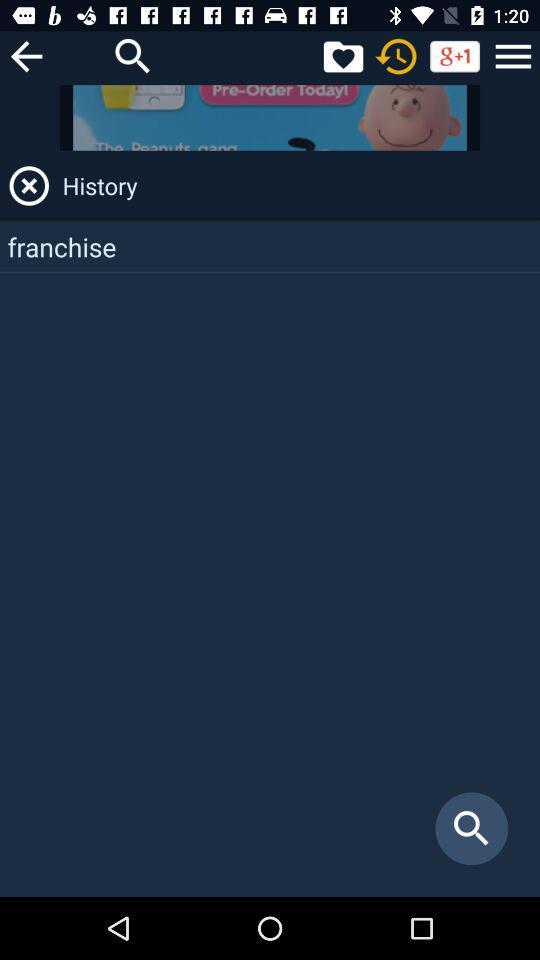 The width and height of the screenshot is (540, 960). I want to click on return time button, so click(396, 55).